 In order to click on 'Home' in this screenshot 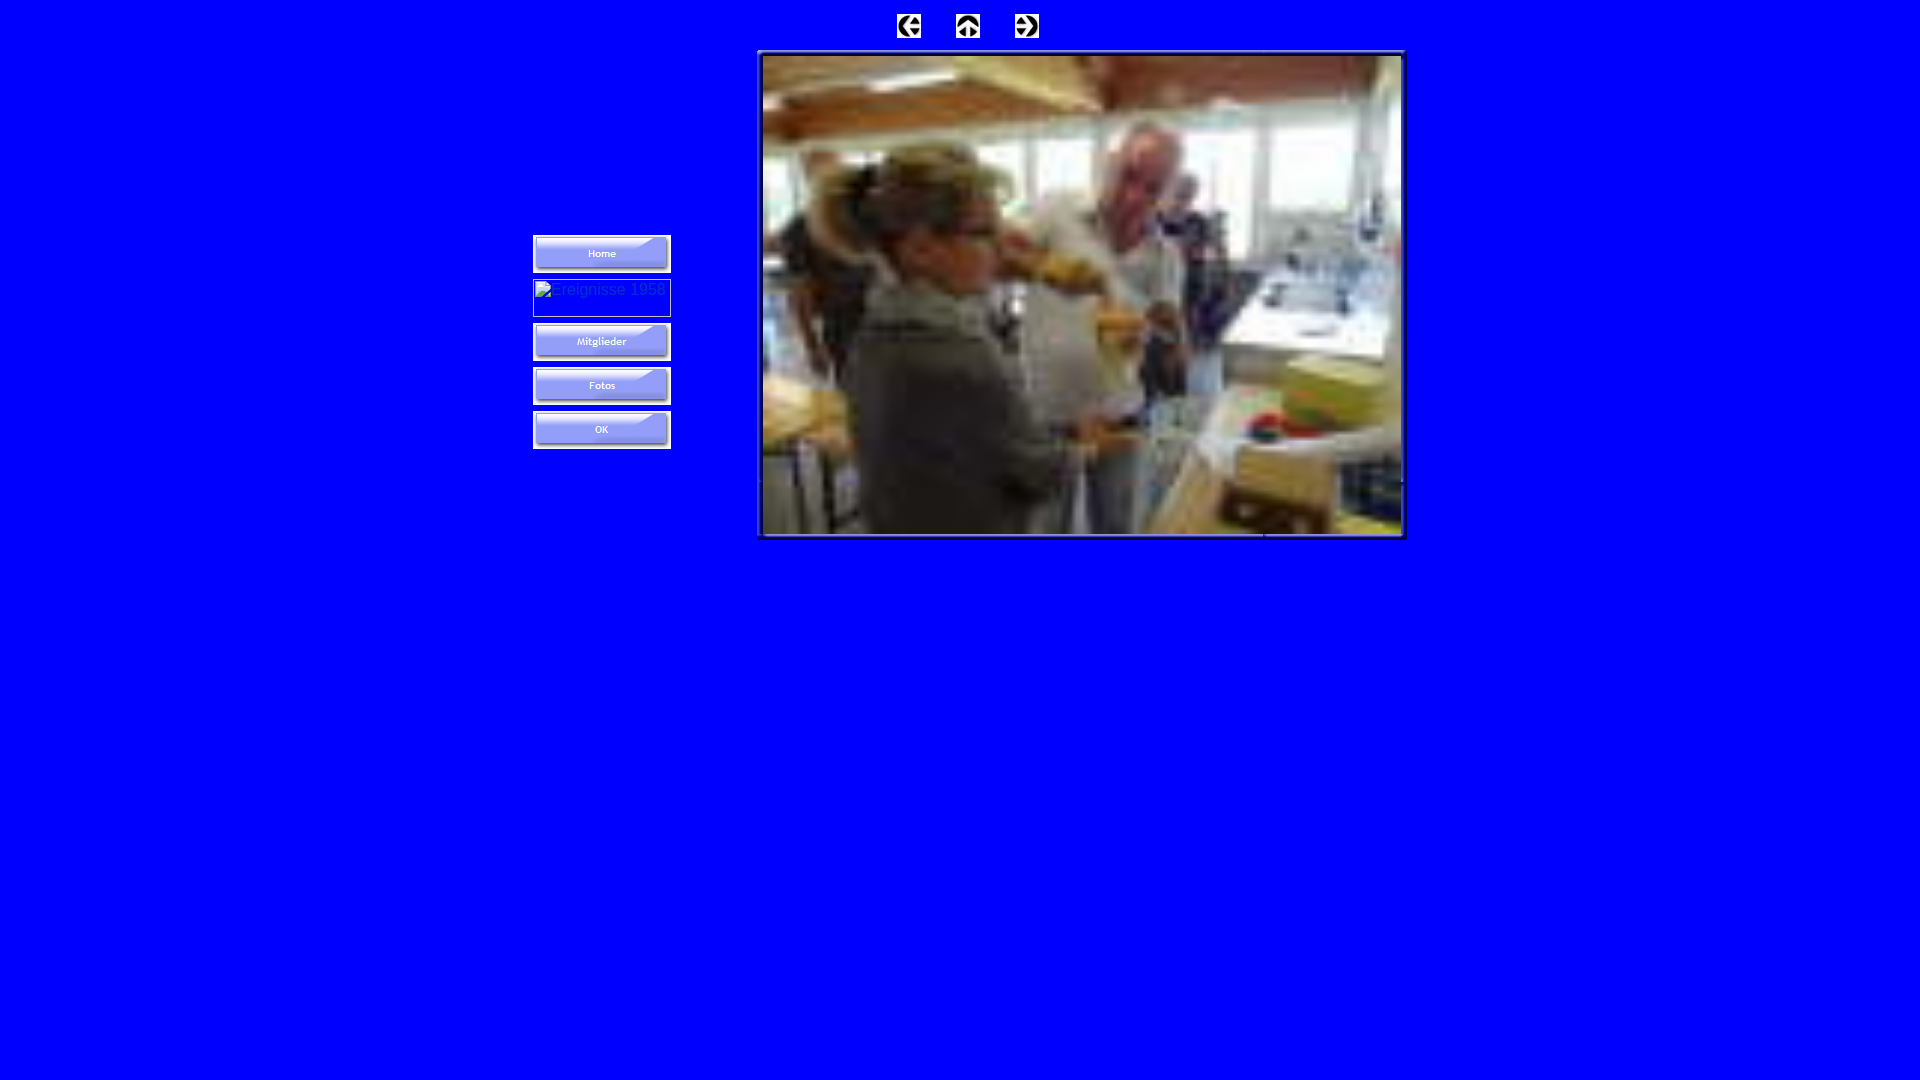, I will do `click(600, 253)`.